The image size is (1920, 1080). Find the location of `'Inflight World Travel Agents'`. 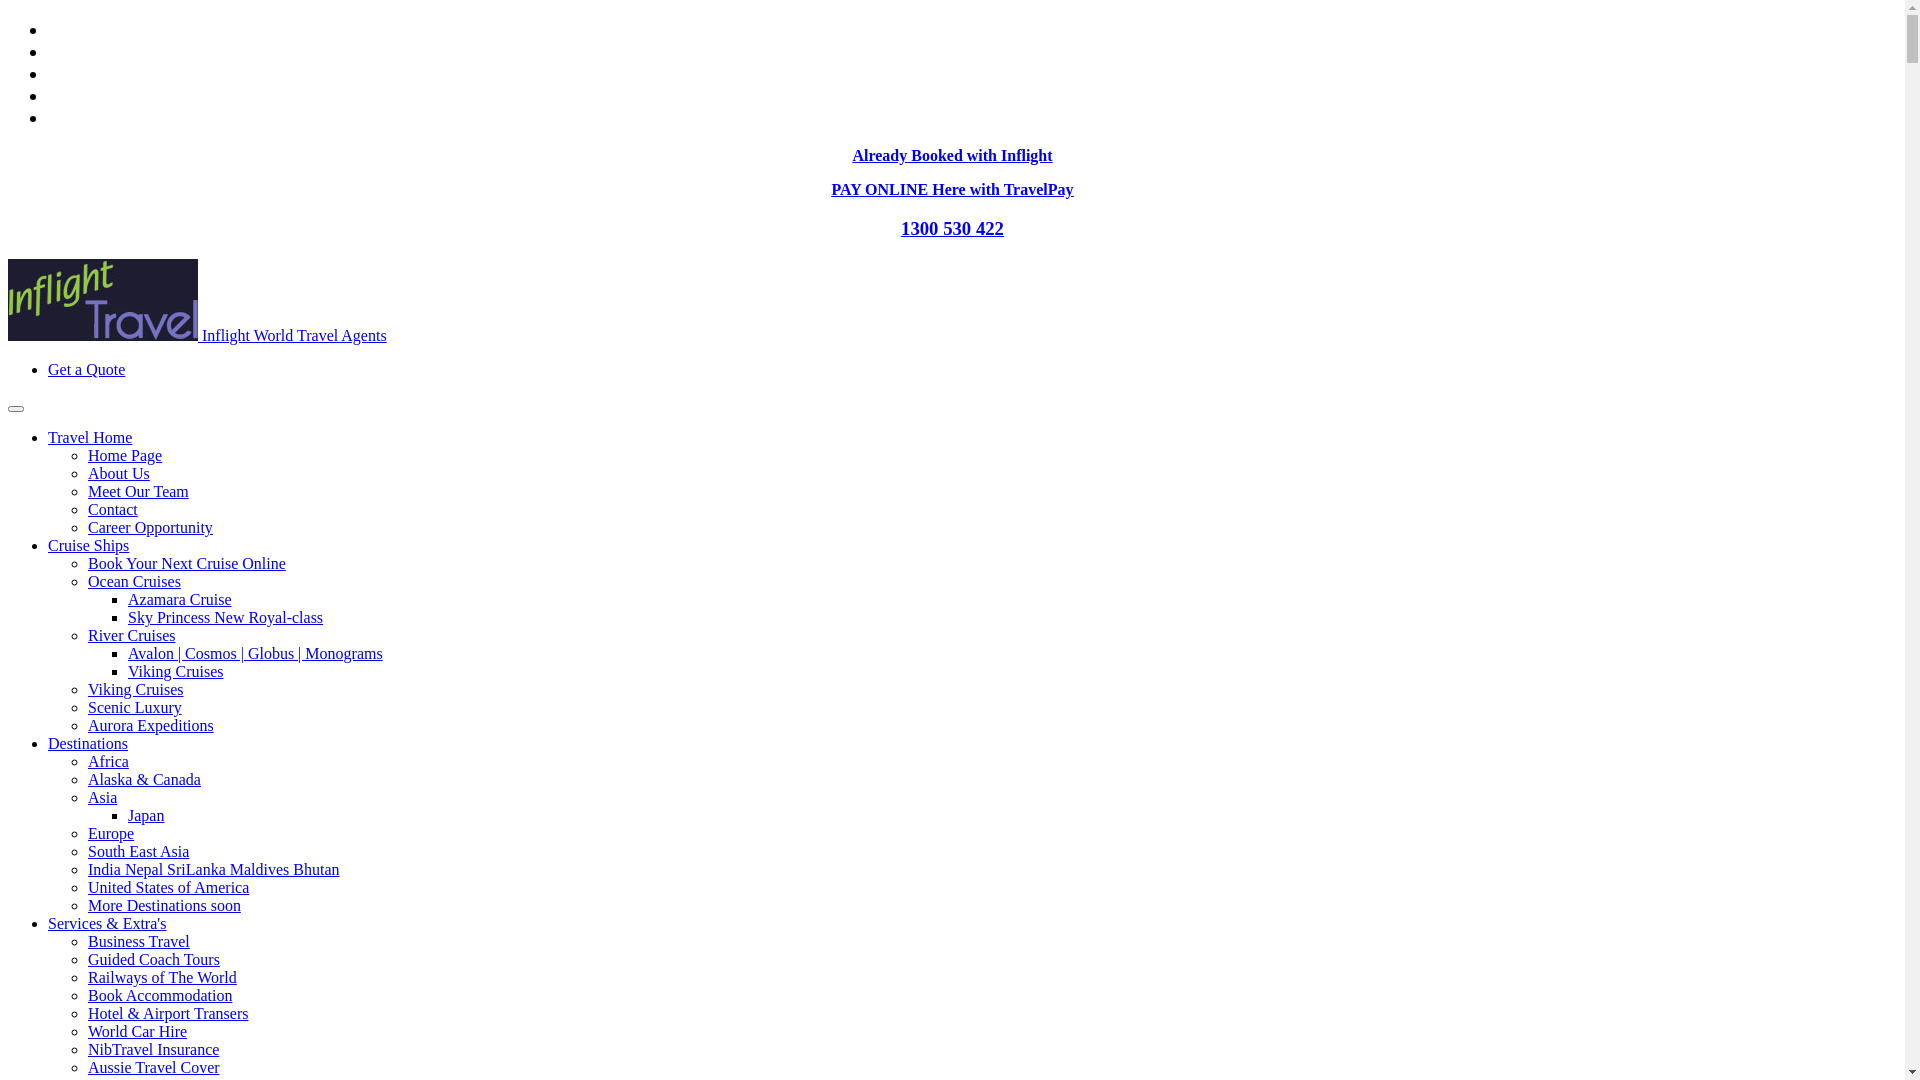

'Inflight World Travel Agents' is located at coordinates (197, 334).